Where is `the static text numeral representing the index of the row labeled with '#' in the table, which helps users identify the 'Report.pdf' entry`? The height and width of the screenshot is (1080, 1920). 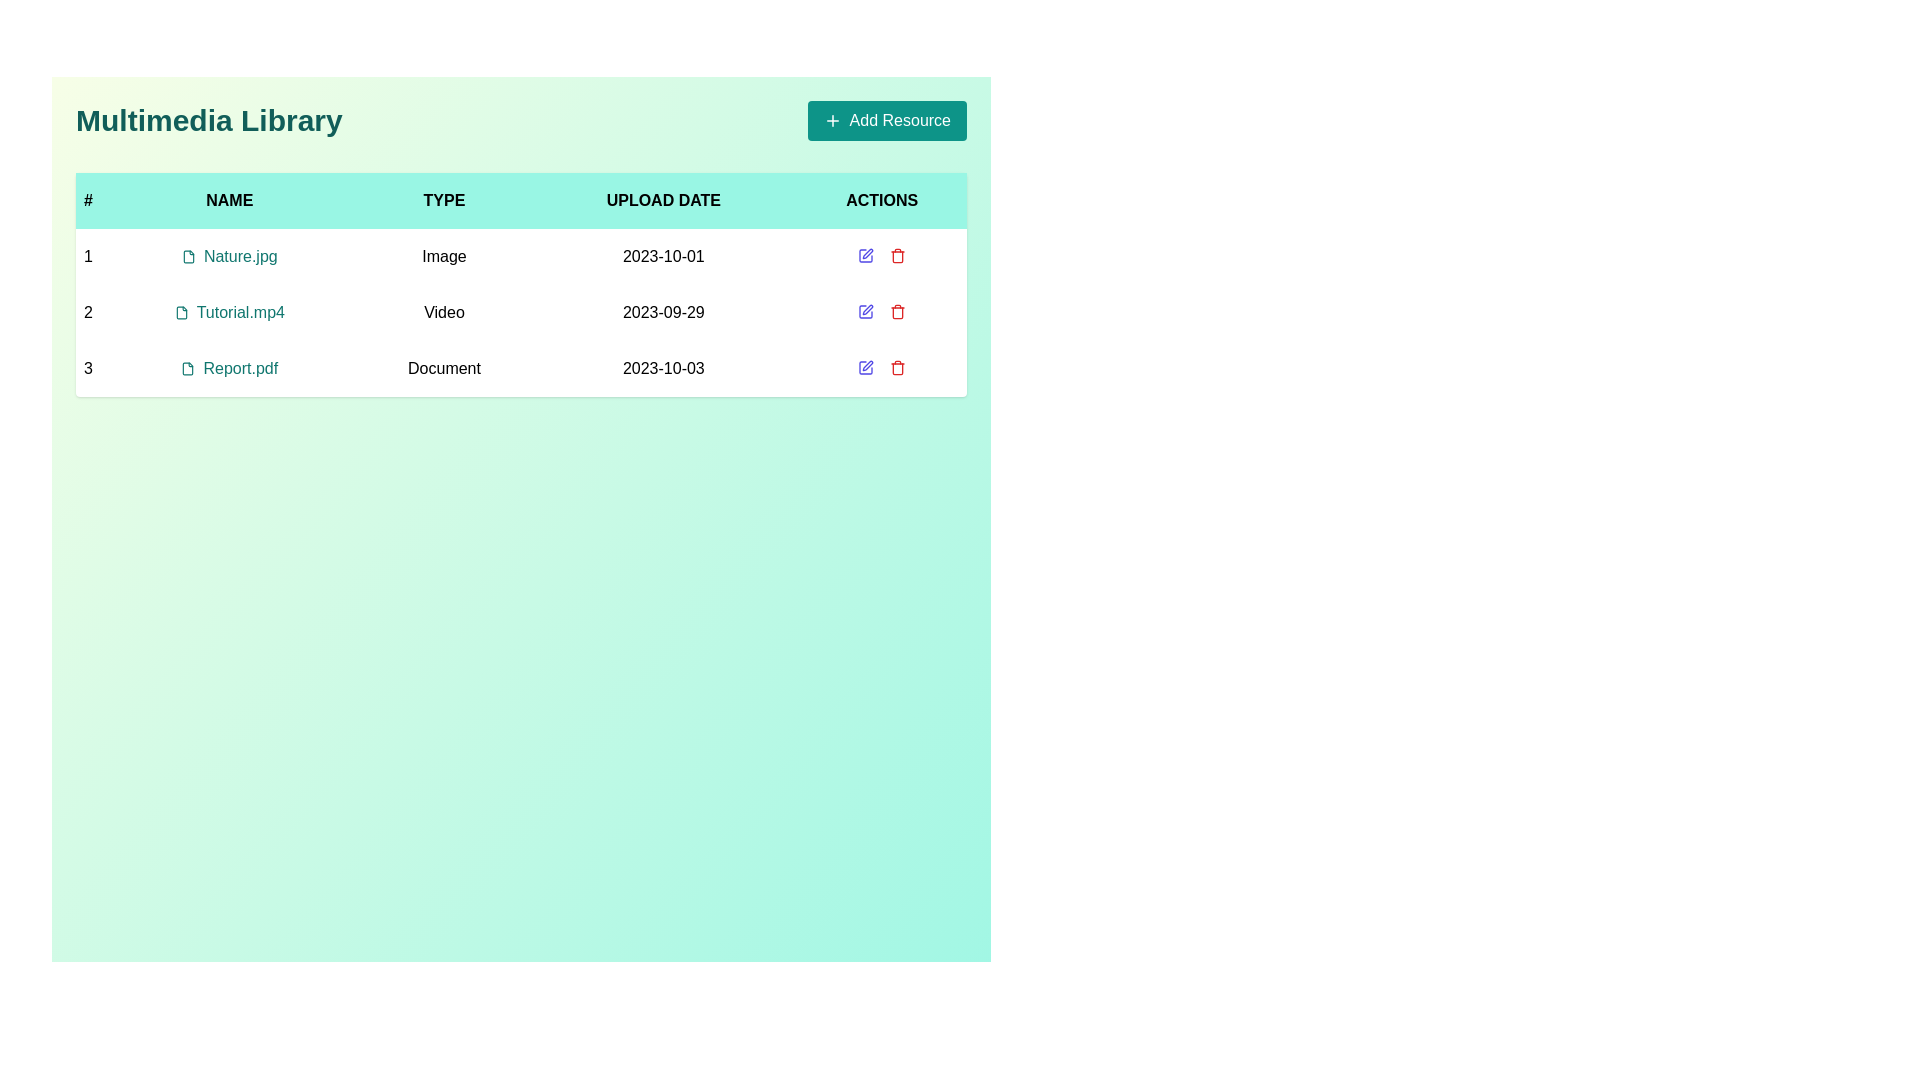
the static text numeral representing the index of the row labeled with '#' in the table, which helps users identify the 'Report.pdf' entry is located at coordinates (87, 369).